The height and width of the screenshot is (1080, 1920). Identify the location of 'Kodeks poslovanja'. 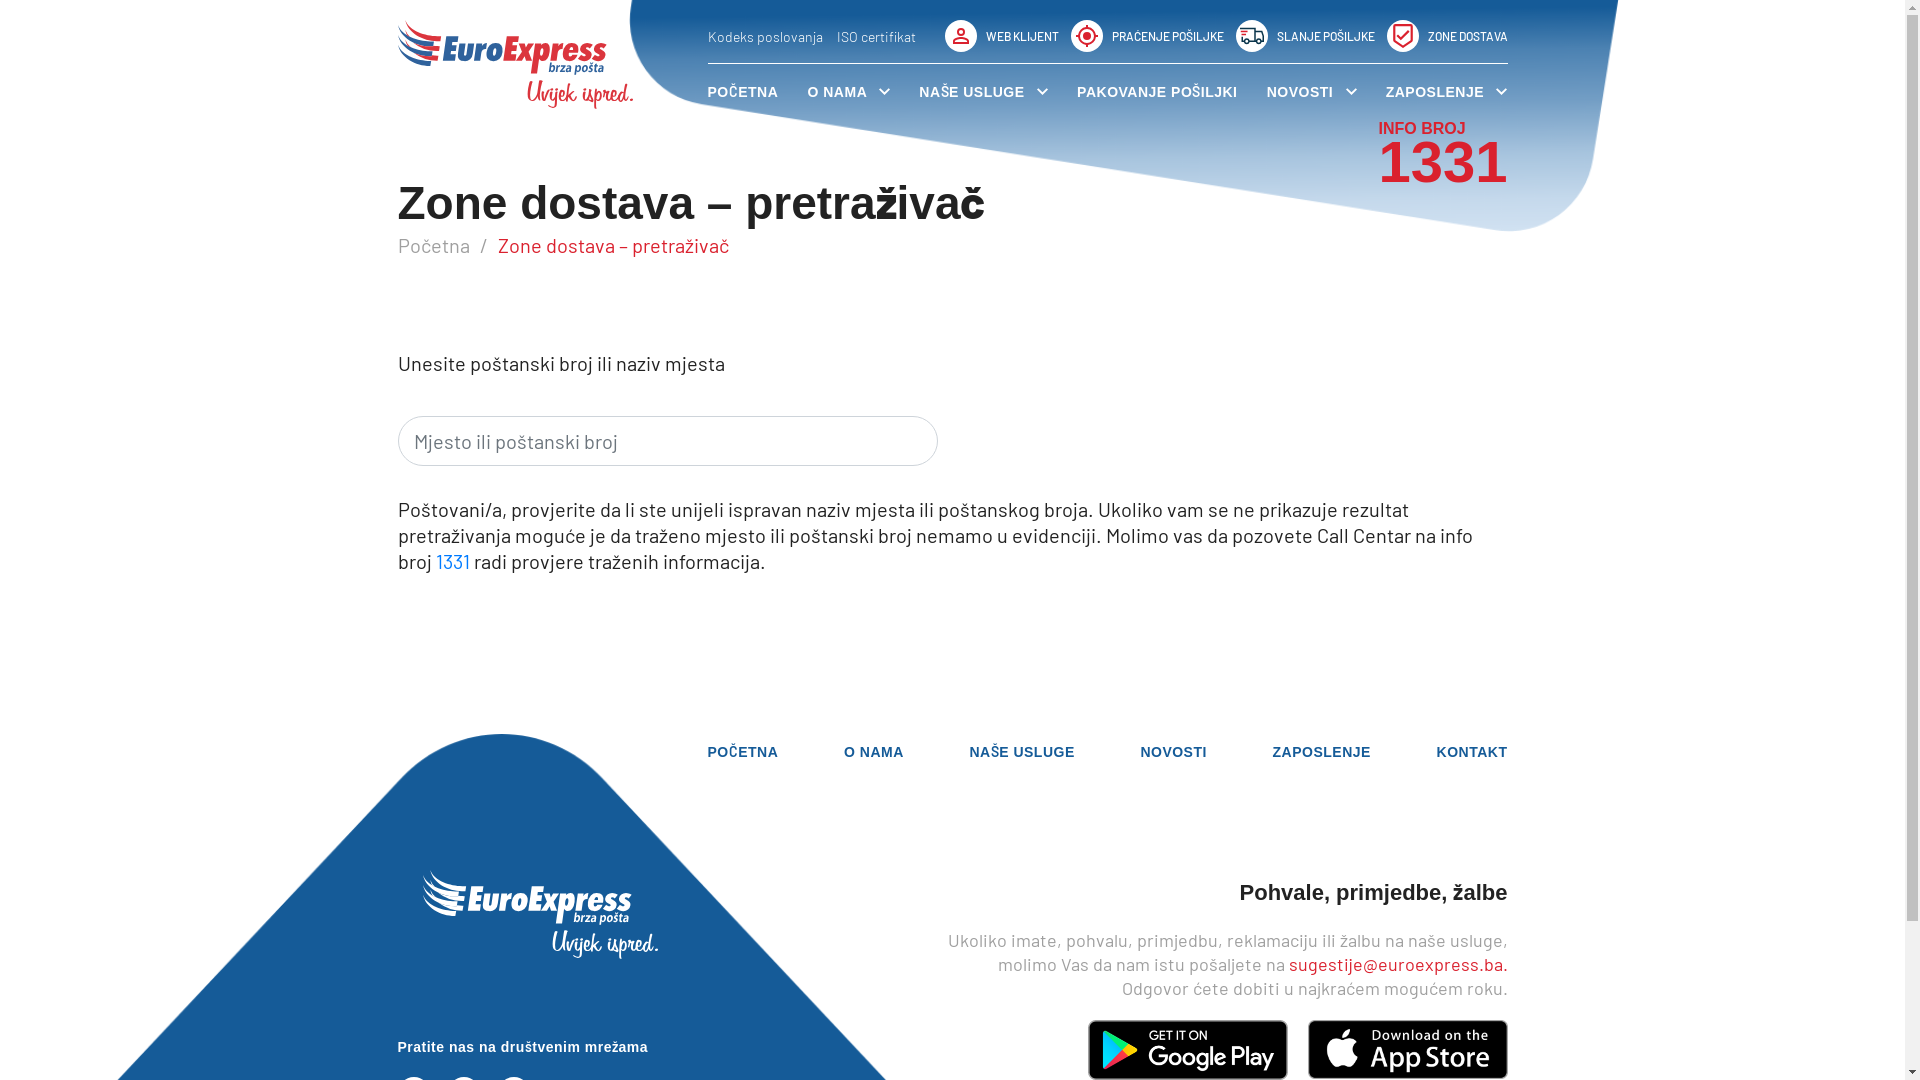
(764, 36).